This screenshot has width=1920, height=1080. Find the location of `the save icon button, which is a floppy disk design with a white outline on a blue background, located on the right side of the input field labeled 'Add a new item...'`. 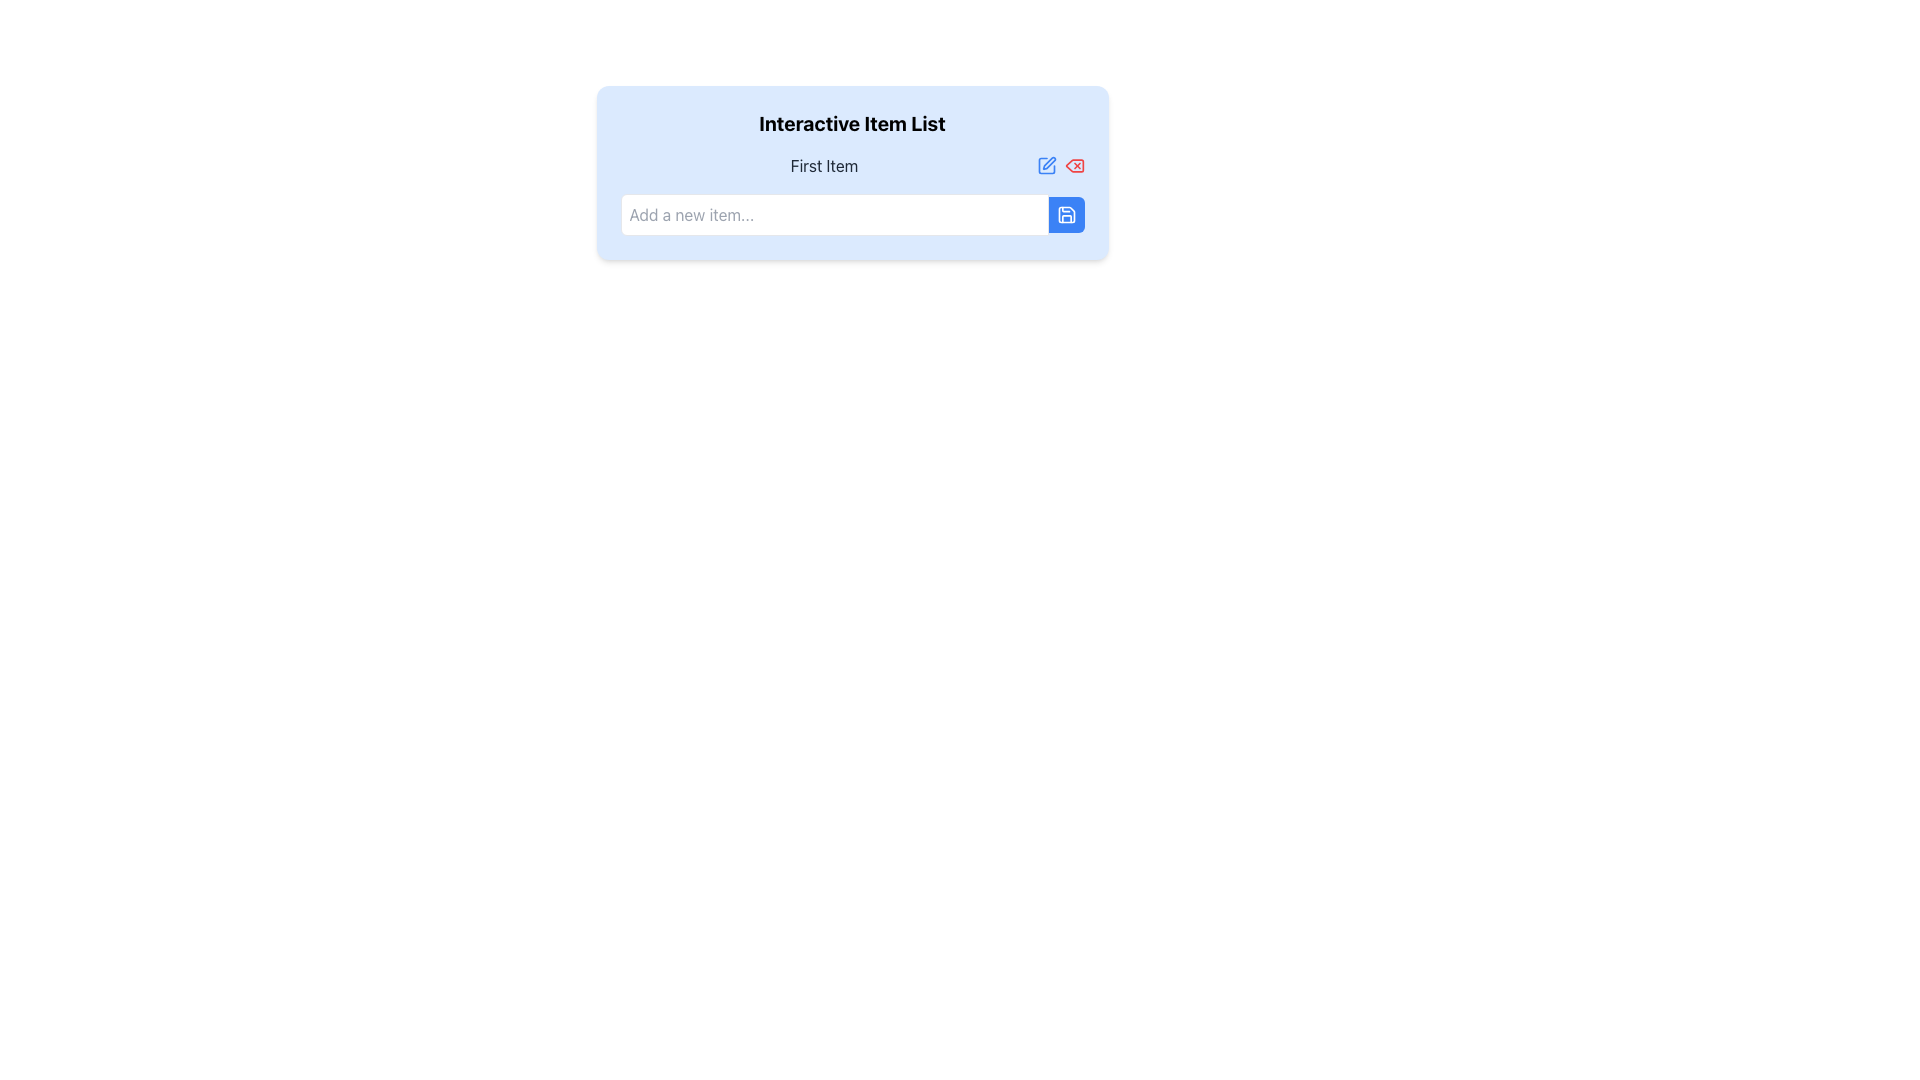

the save icon button, which is a floppy disk design with a white outline on a blue background, located on the right side of the input field labeled 'Add a new item...' is located at coordinates (1065, 215).